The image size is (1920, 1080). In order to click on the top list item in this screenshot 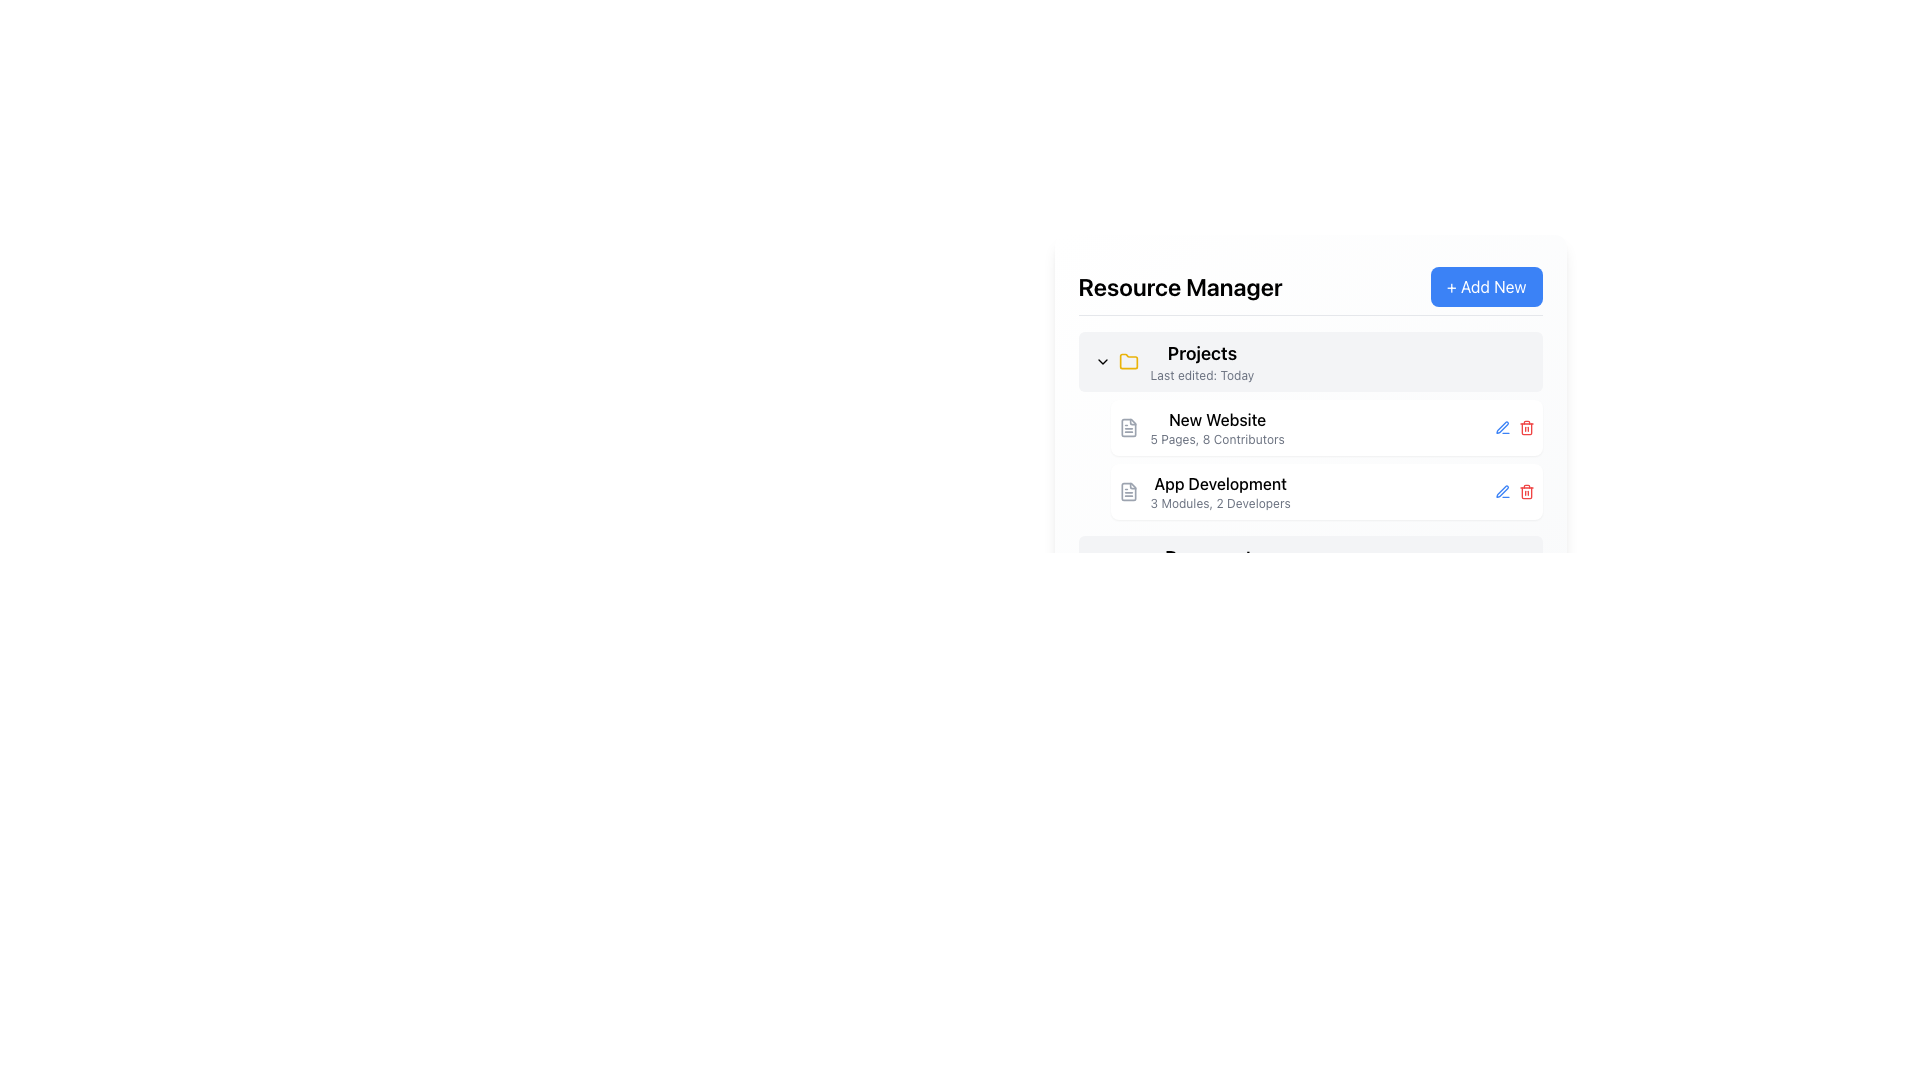, I will do `click(1200, 427)`.